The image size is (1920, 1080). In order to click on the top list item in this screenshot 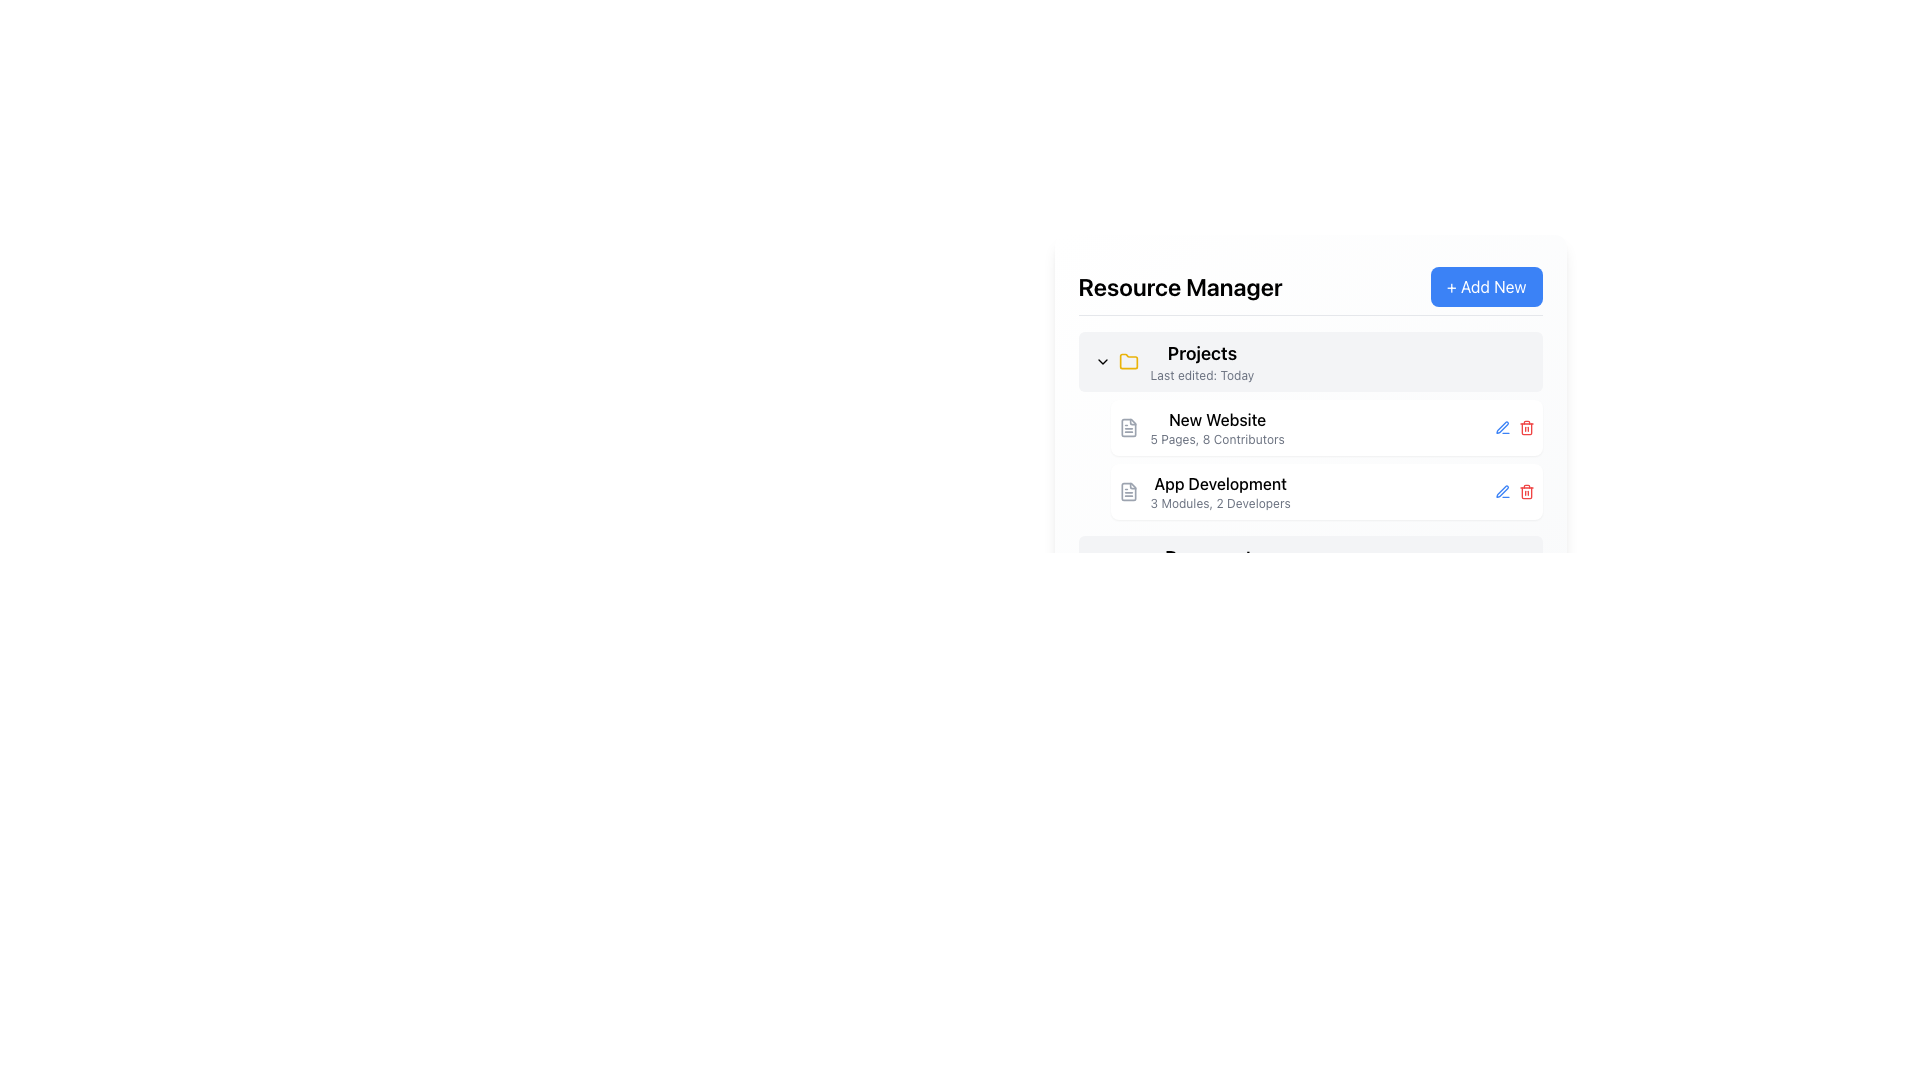, I will do `click(1200, 427)`.